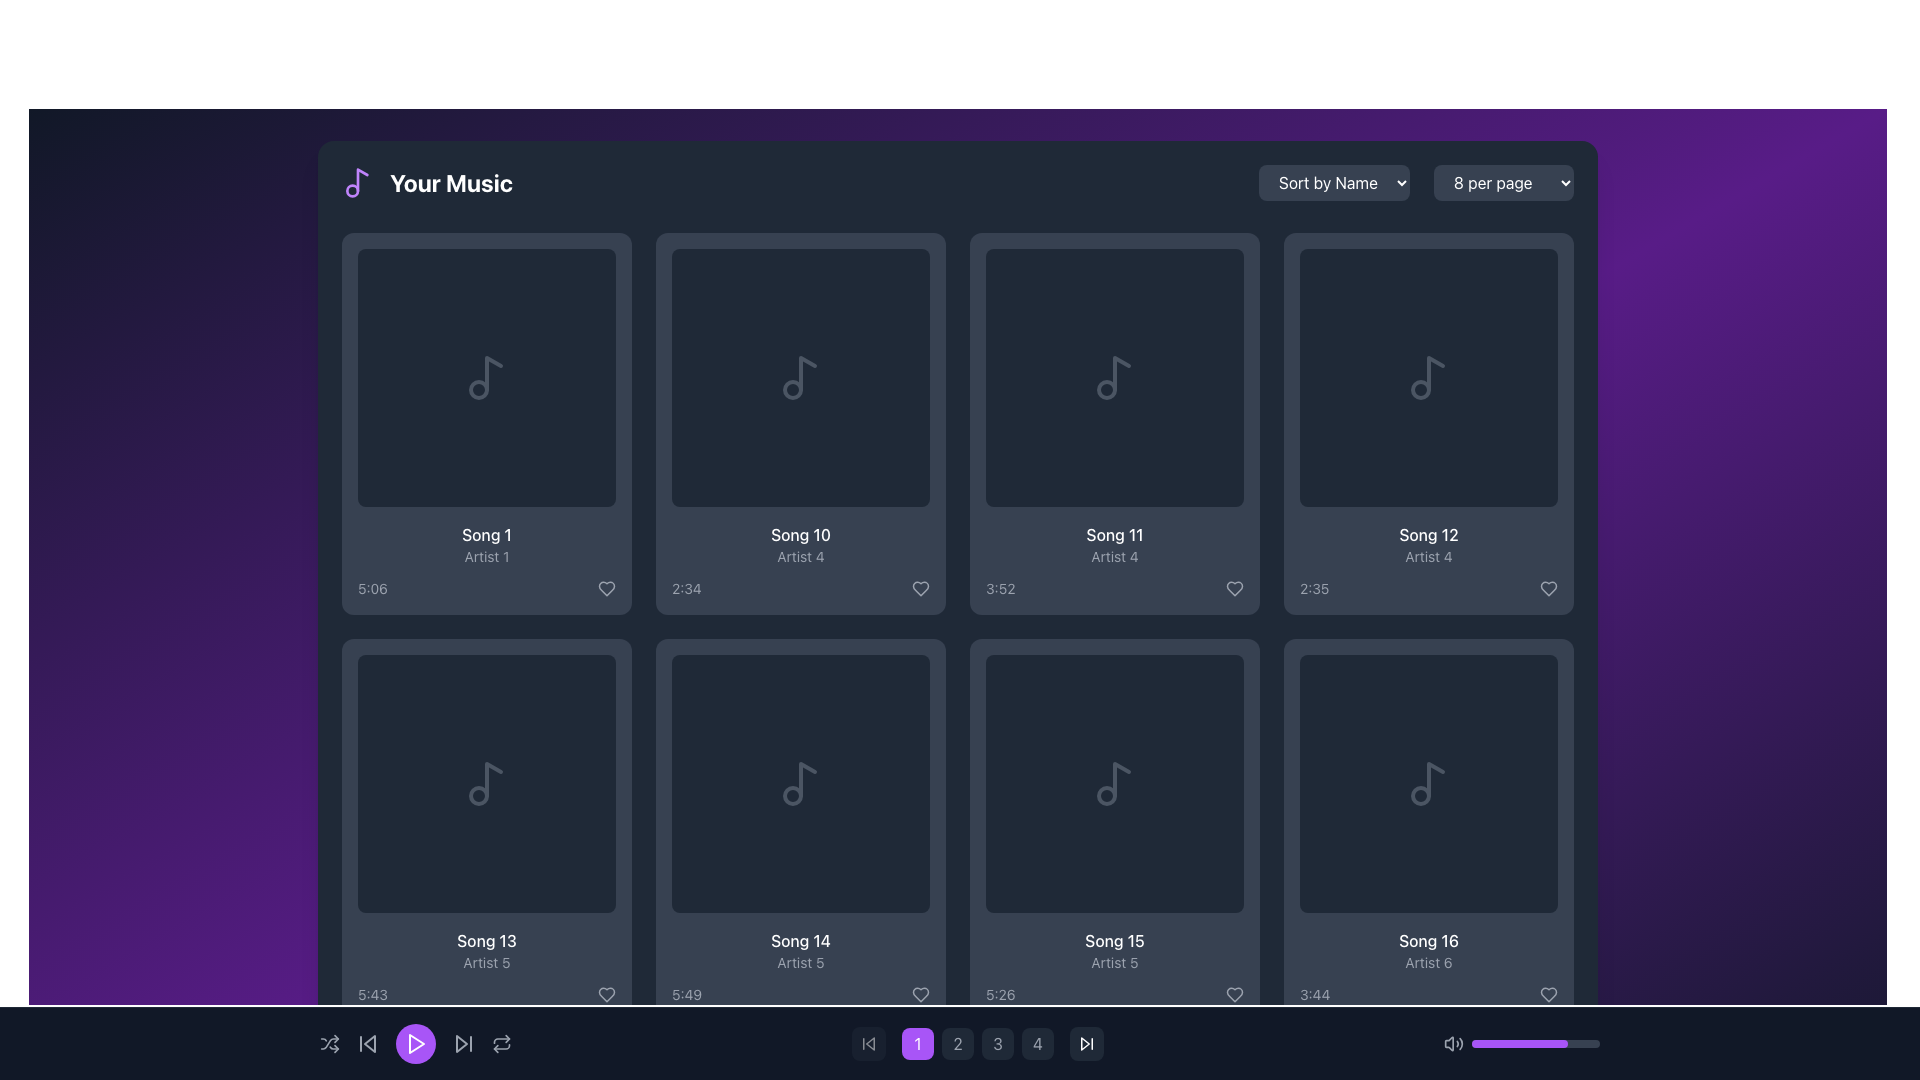 The height and width of the screenshot is (1080, 1920). What do you see at coordinates (1113, 378) in the screenshot?
I see `the playback button for 'Song 11' to change its appearance, located at the center of the tile card in the music playlist interface` at bounding box center [1113, 378].